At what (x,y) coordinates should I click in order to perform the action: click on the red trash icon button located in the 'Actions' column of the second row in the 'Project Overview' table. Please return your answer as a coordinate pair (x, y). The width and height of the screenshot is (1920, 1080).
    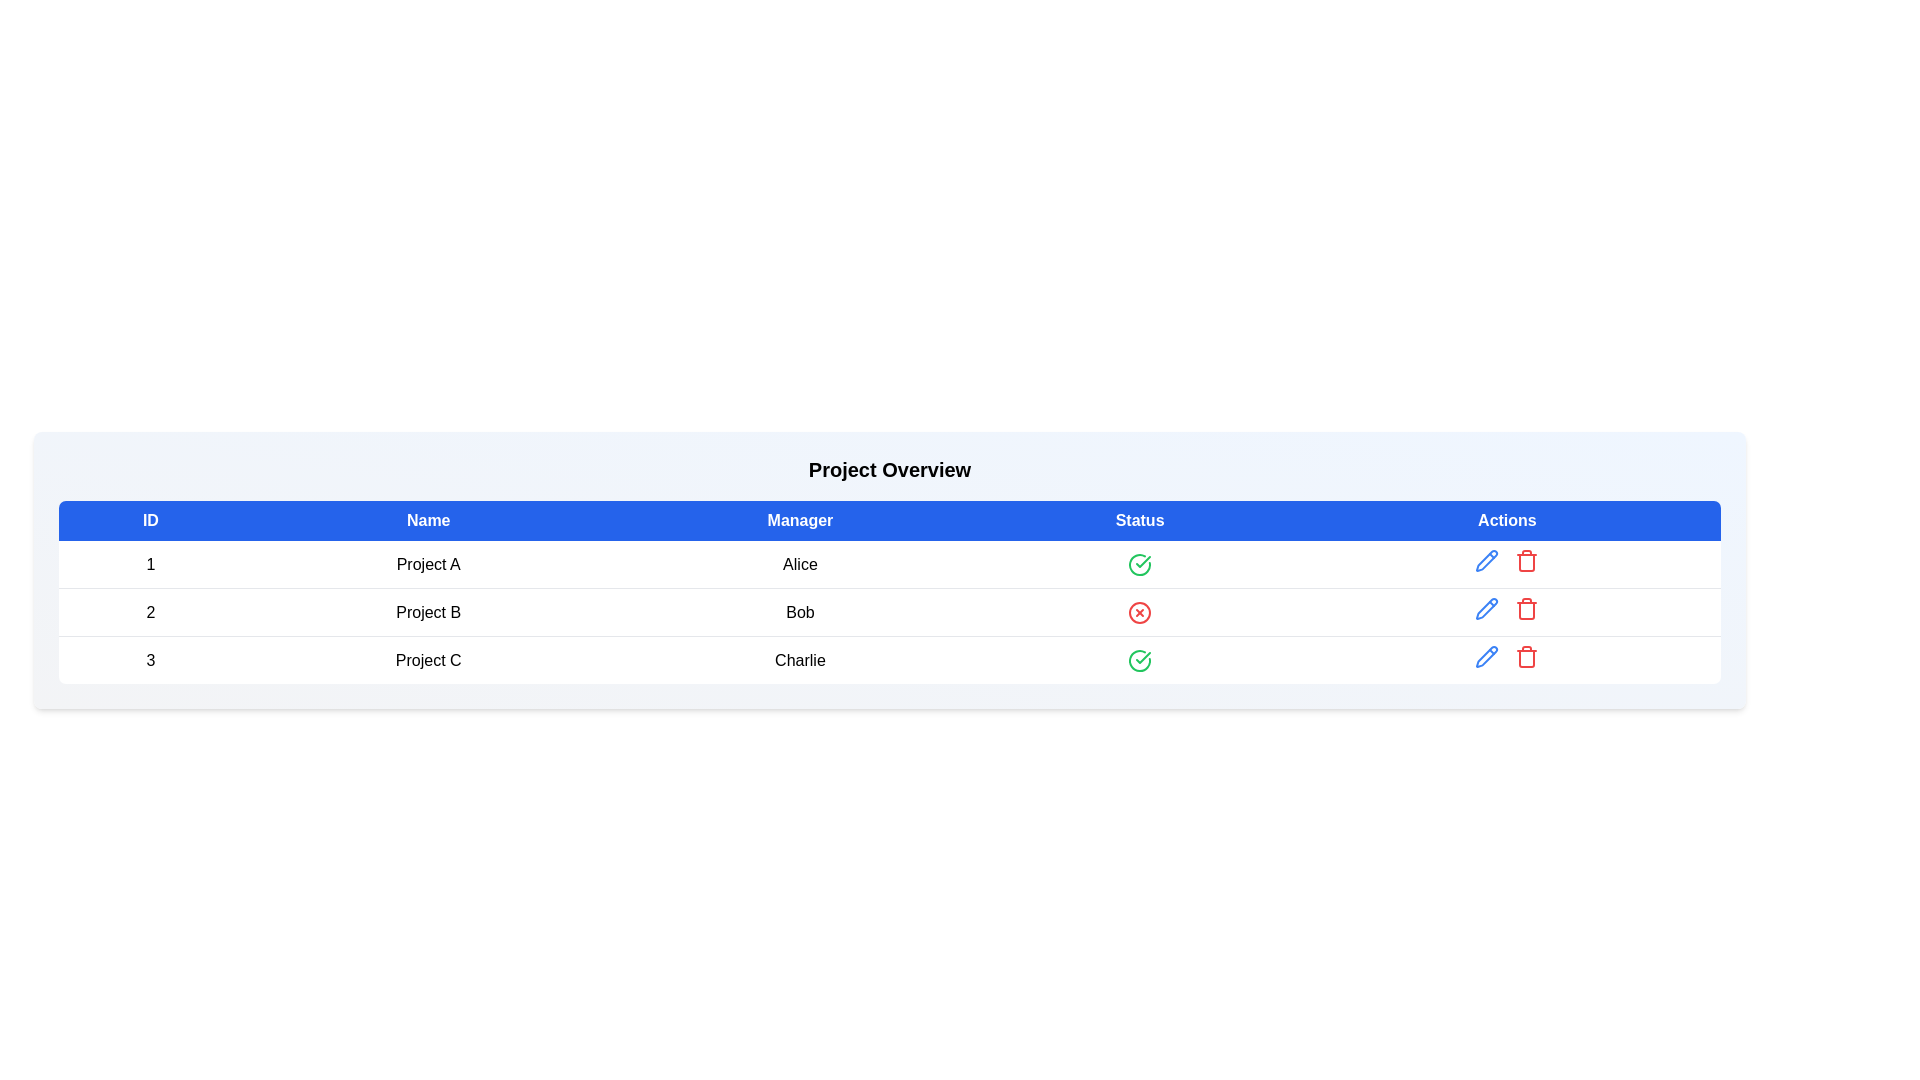
    Looking at the image, I should click on (1526, 560).